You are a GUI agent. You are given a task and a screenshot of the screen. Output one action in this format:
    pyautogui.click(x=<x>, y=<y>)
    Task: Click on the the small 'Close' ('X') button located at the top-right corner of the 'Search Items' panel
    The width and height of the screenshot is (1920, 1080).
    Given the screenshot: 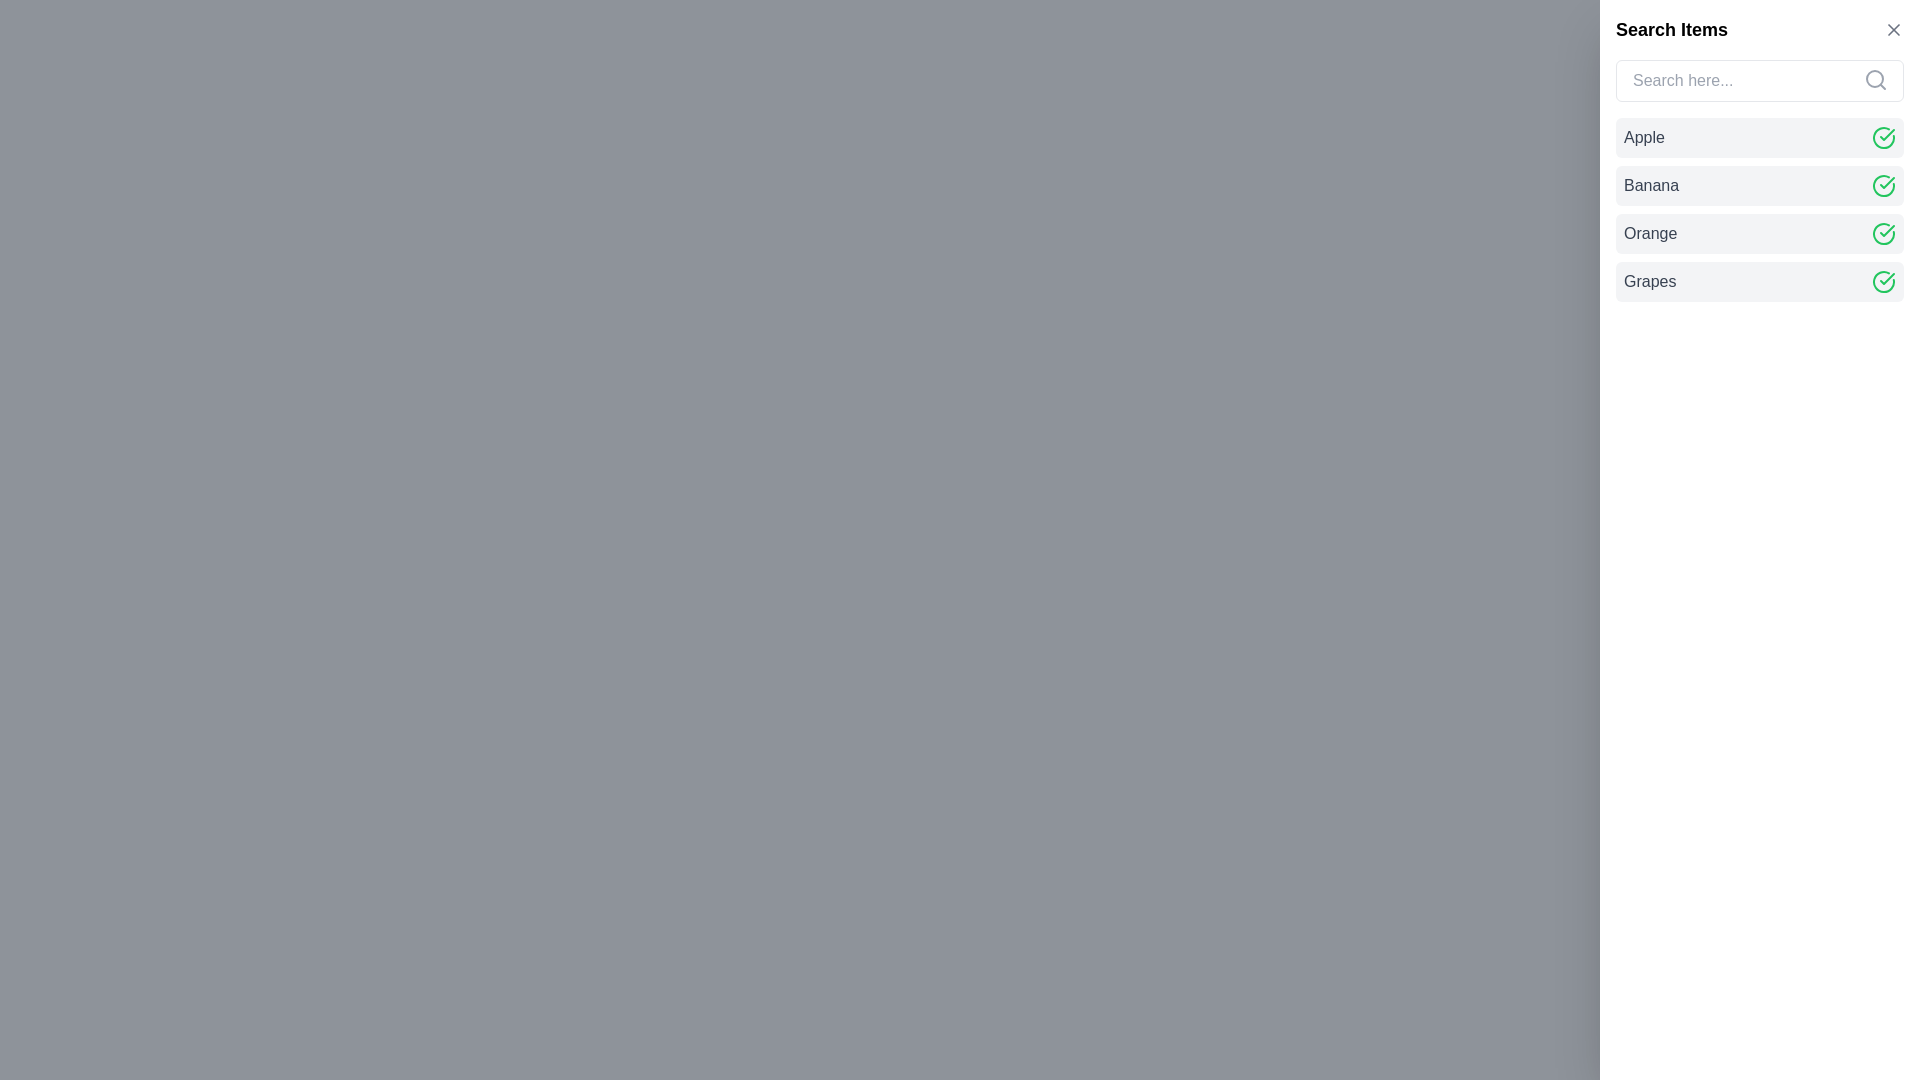 What is the action you would take?
    pyautogui.click(x=1893, y=30)
    